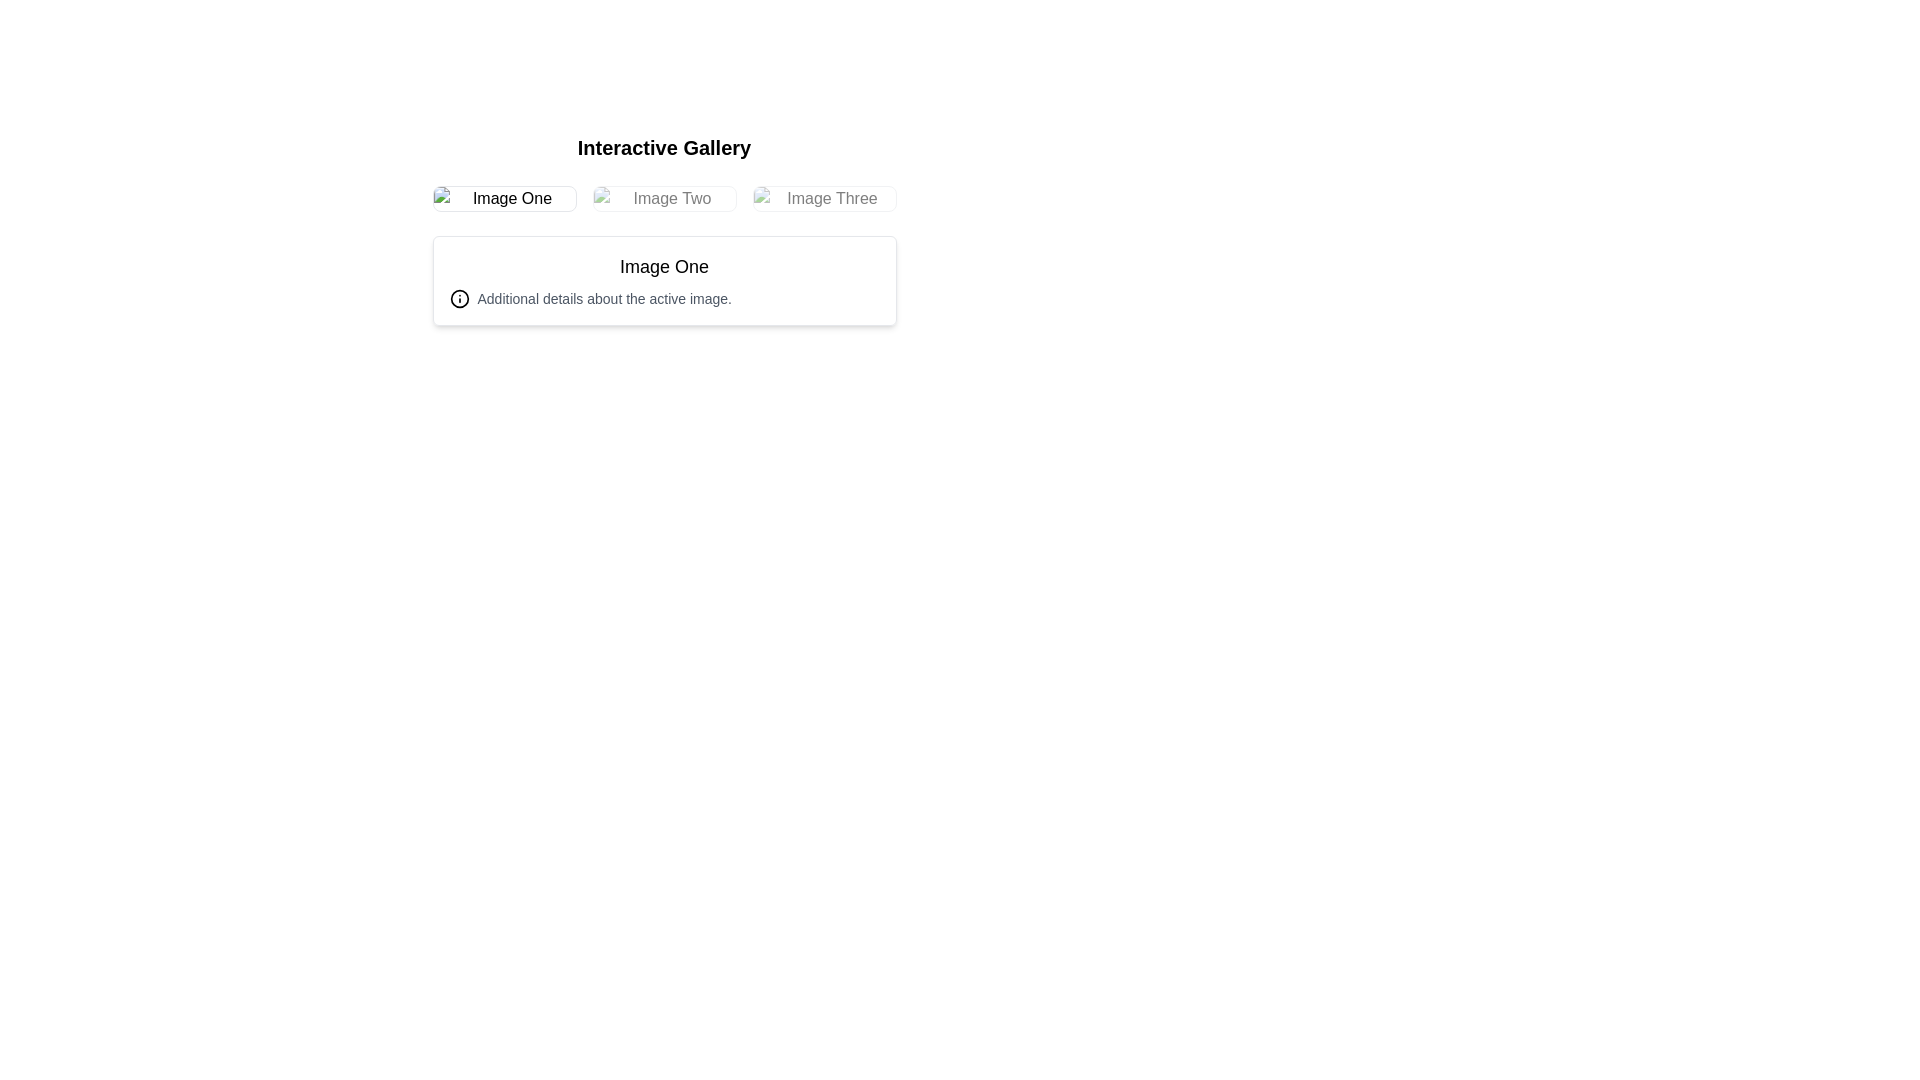 The height and width of the screenshot is (1080, 1920). Describe the element at coordinates (824, 199) in the screenshot. I see `the image thumbnail labeled 'Image Three' to change its opacity effect` at that location.